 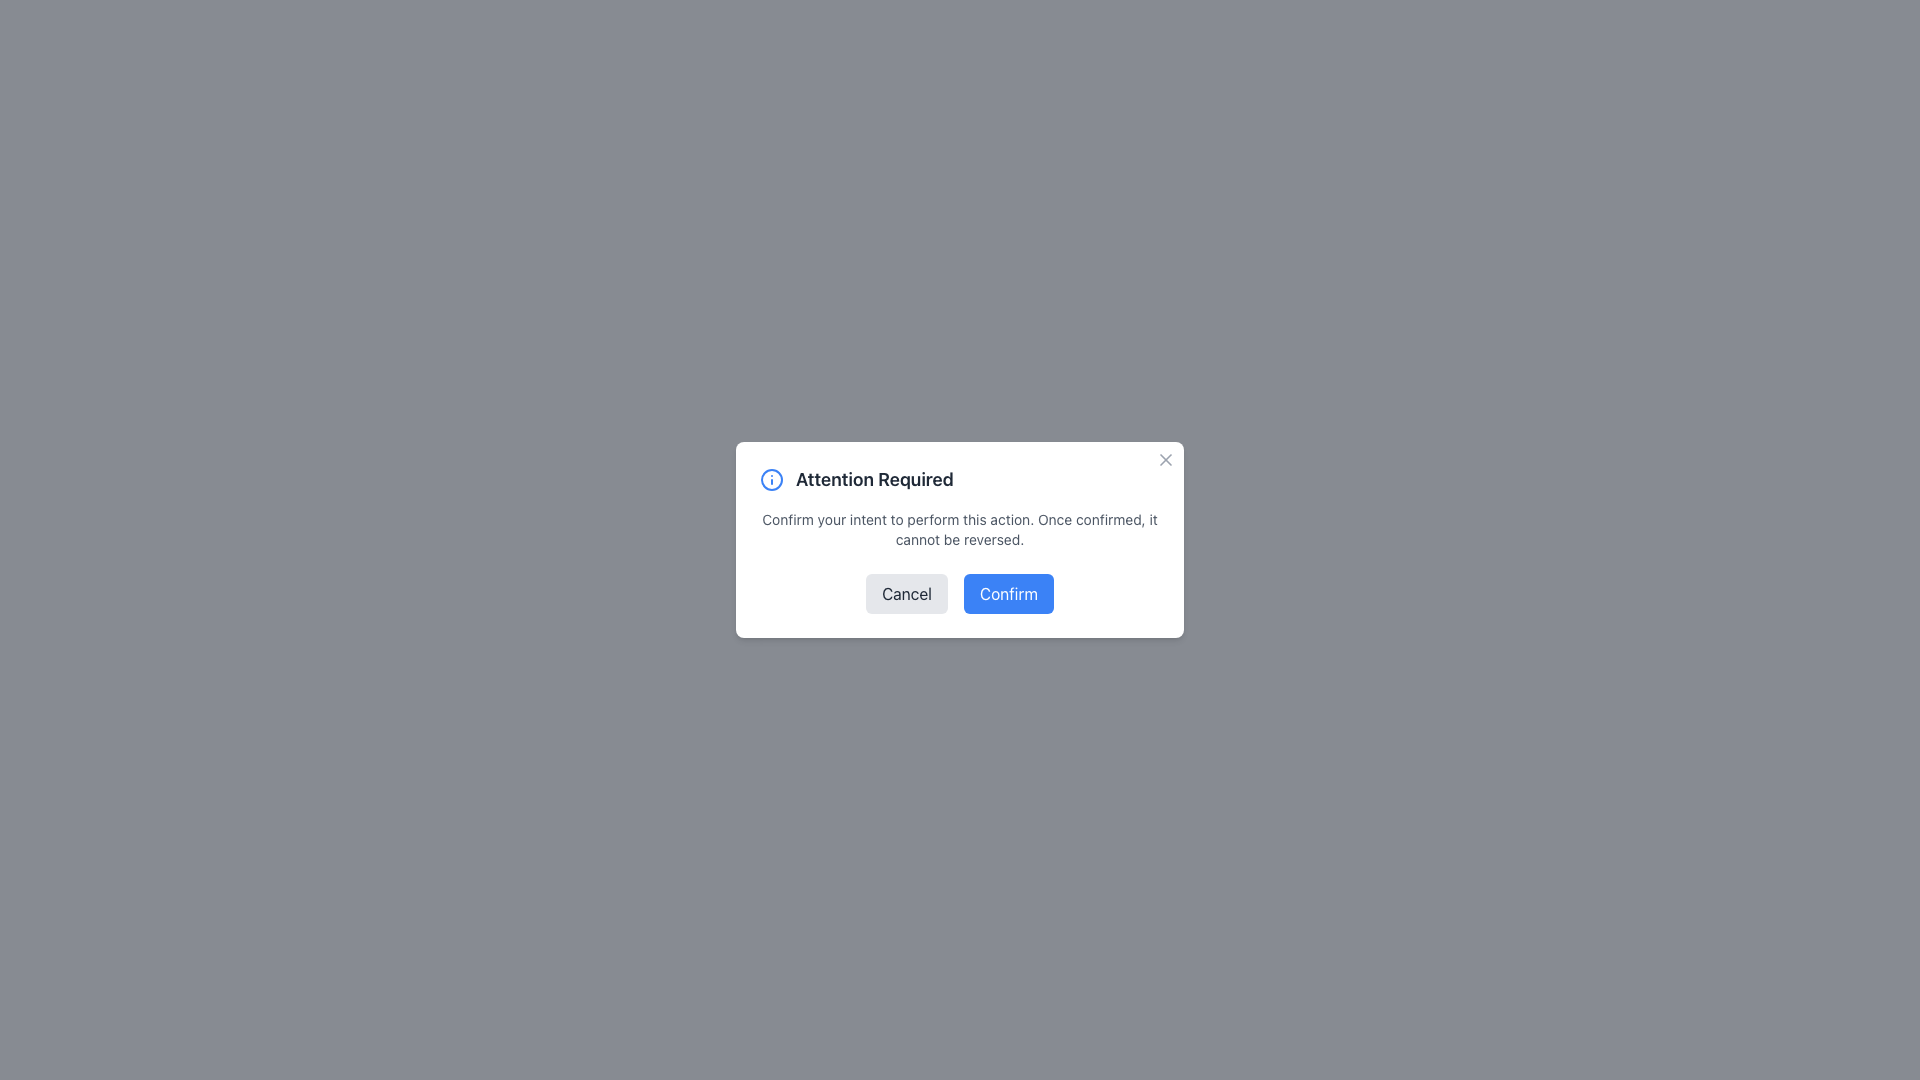 What do you see at coordinates (771, 479) in the screenshot?
I see `the informational icon located to the left of the 'Attention Required' text in the top-left corner of the dialog box` at bounding box center [771, 479].